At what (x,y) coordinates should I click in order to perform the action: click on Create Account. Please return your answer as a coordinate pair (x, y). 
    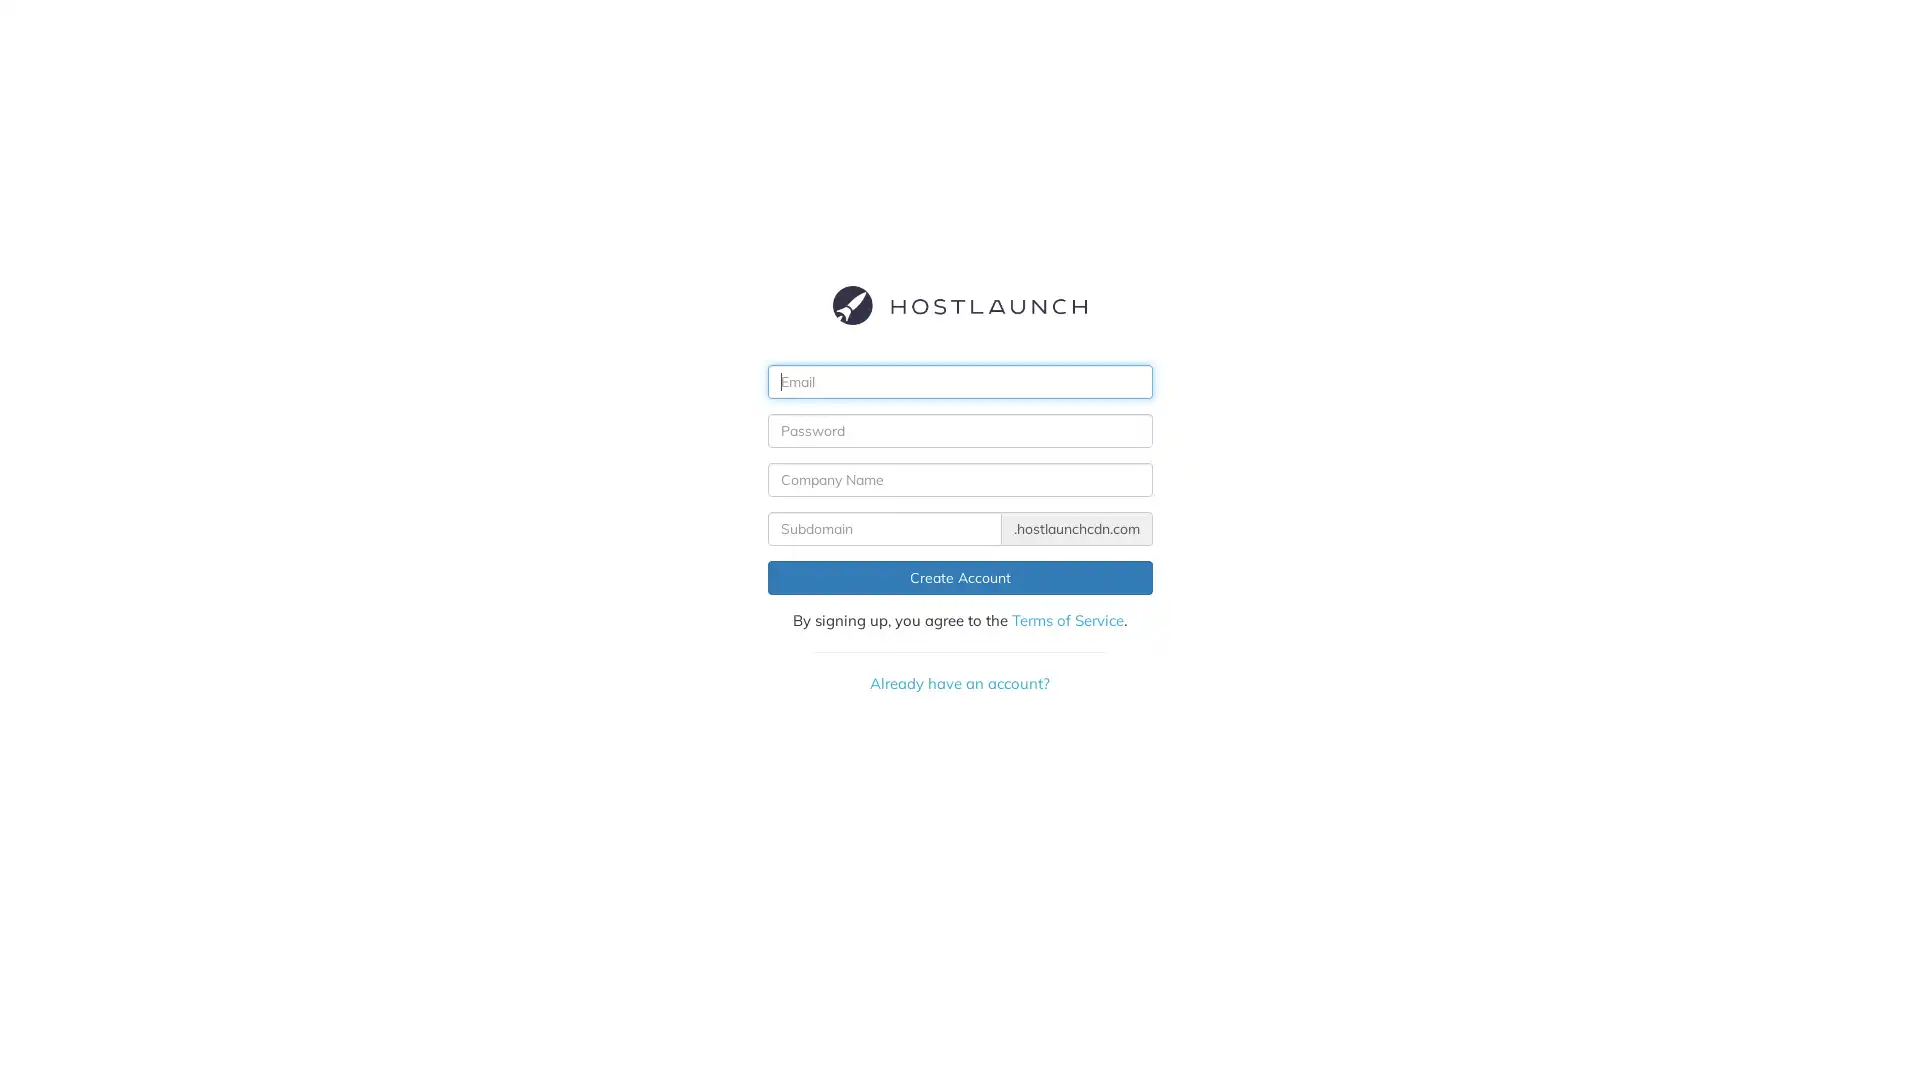
    Looking at the image, I should click on (958, 578).